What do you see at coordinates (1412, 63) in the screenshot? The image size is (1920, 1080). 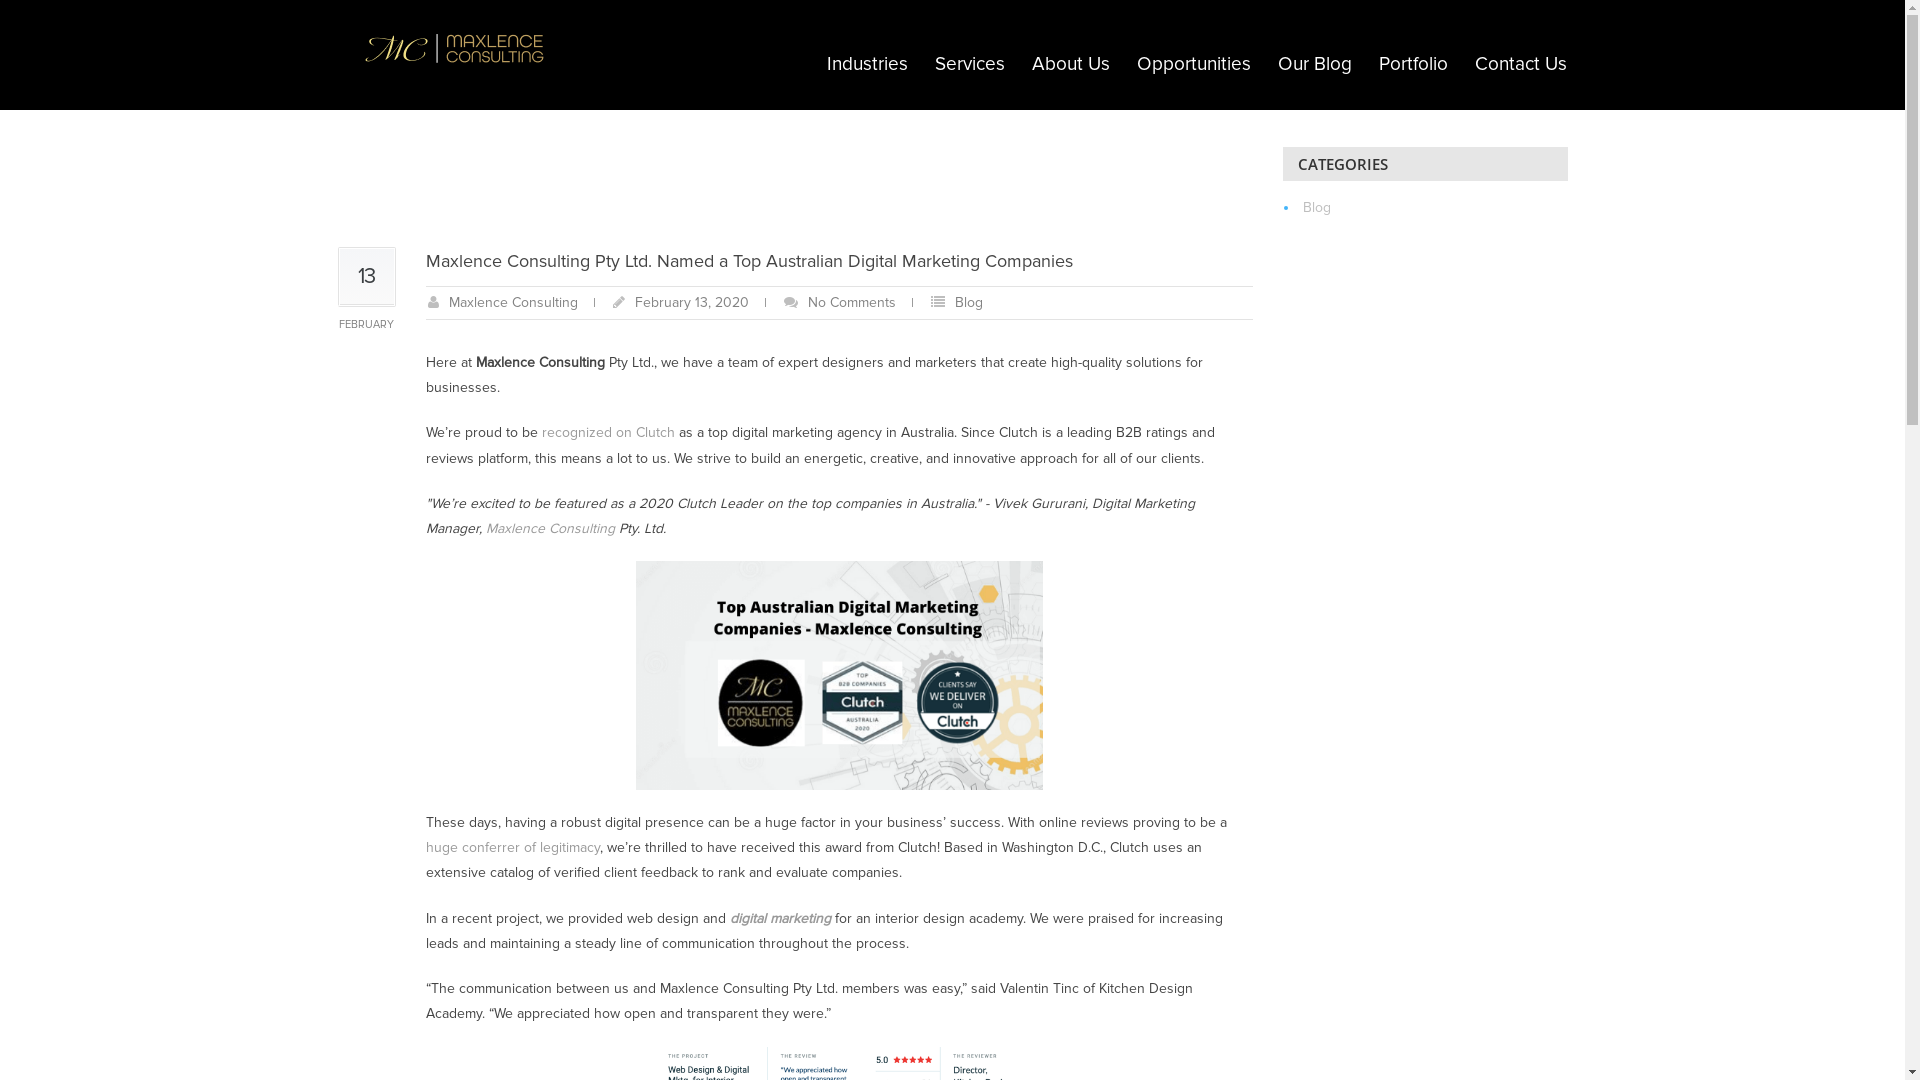 I see `'Portfolio'` at bounding box center [1412, 63].